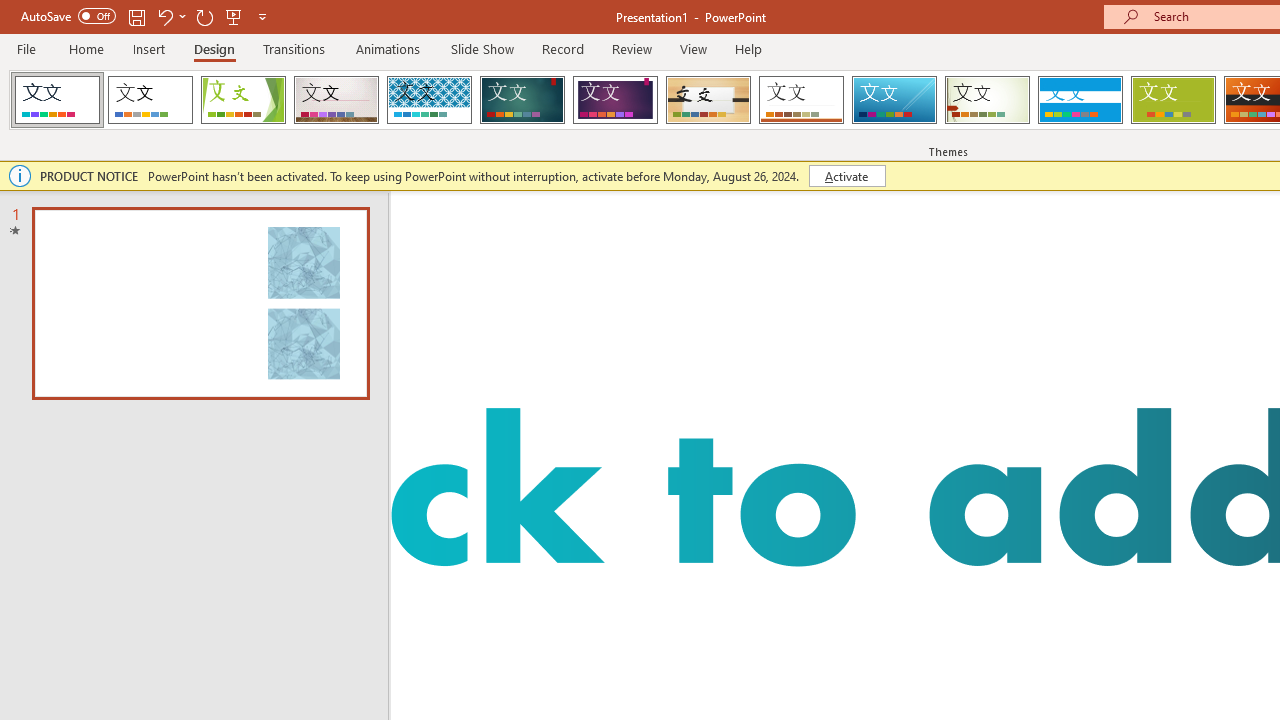 Image resolution: width=1280 pixels, height=720 pixels. What do you see at coordinates (801, 100) in the screenshot?
I see `'Retrospect'` at bounding box center [801, 100].